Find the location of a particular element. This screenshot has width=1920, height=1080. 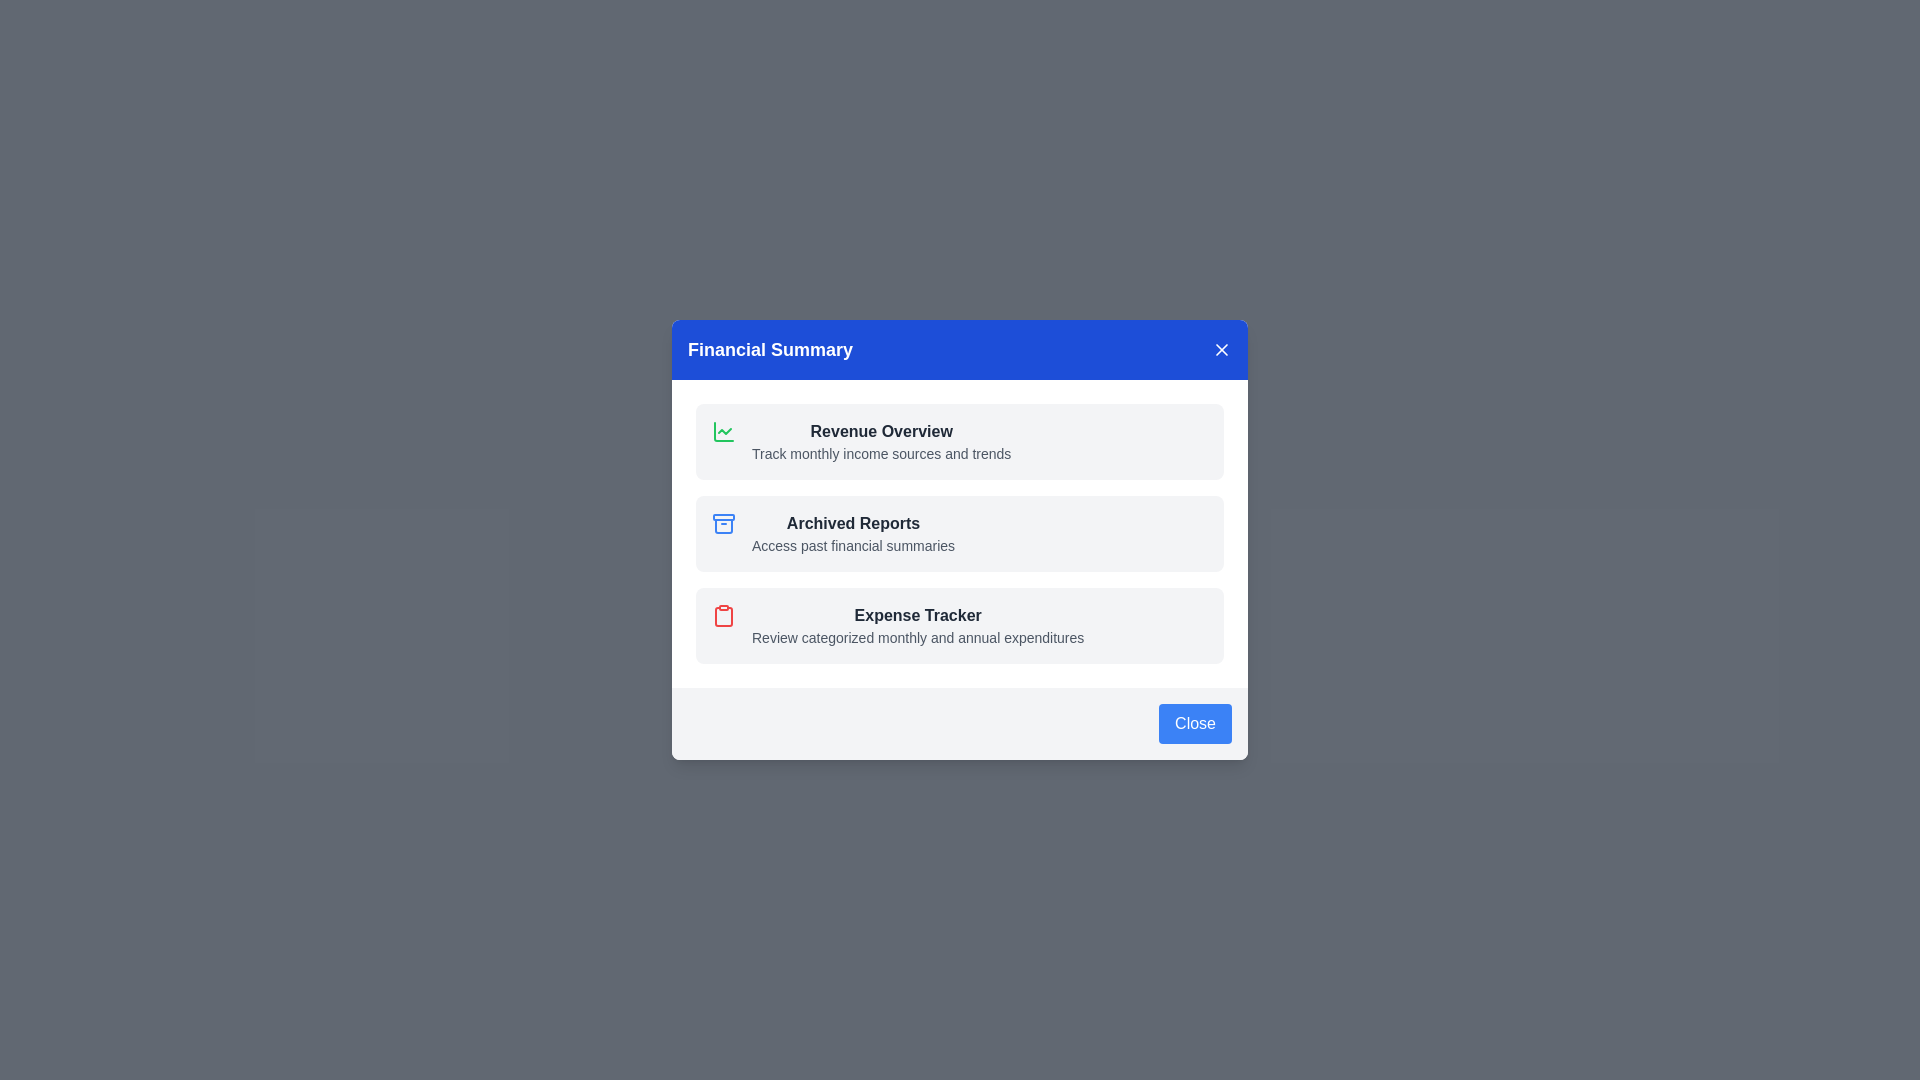

the Archived Reports section in the Financial Summary dialog is located at coordinates (853, 532).